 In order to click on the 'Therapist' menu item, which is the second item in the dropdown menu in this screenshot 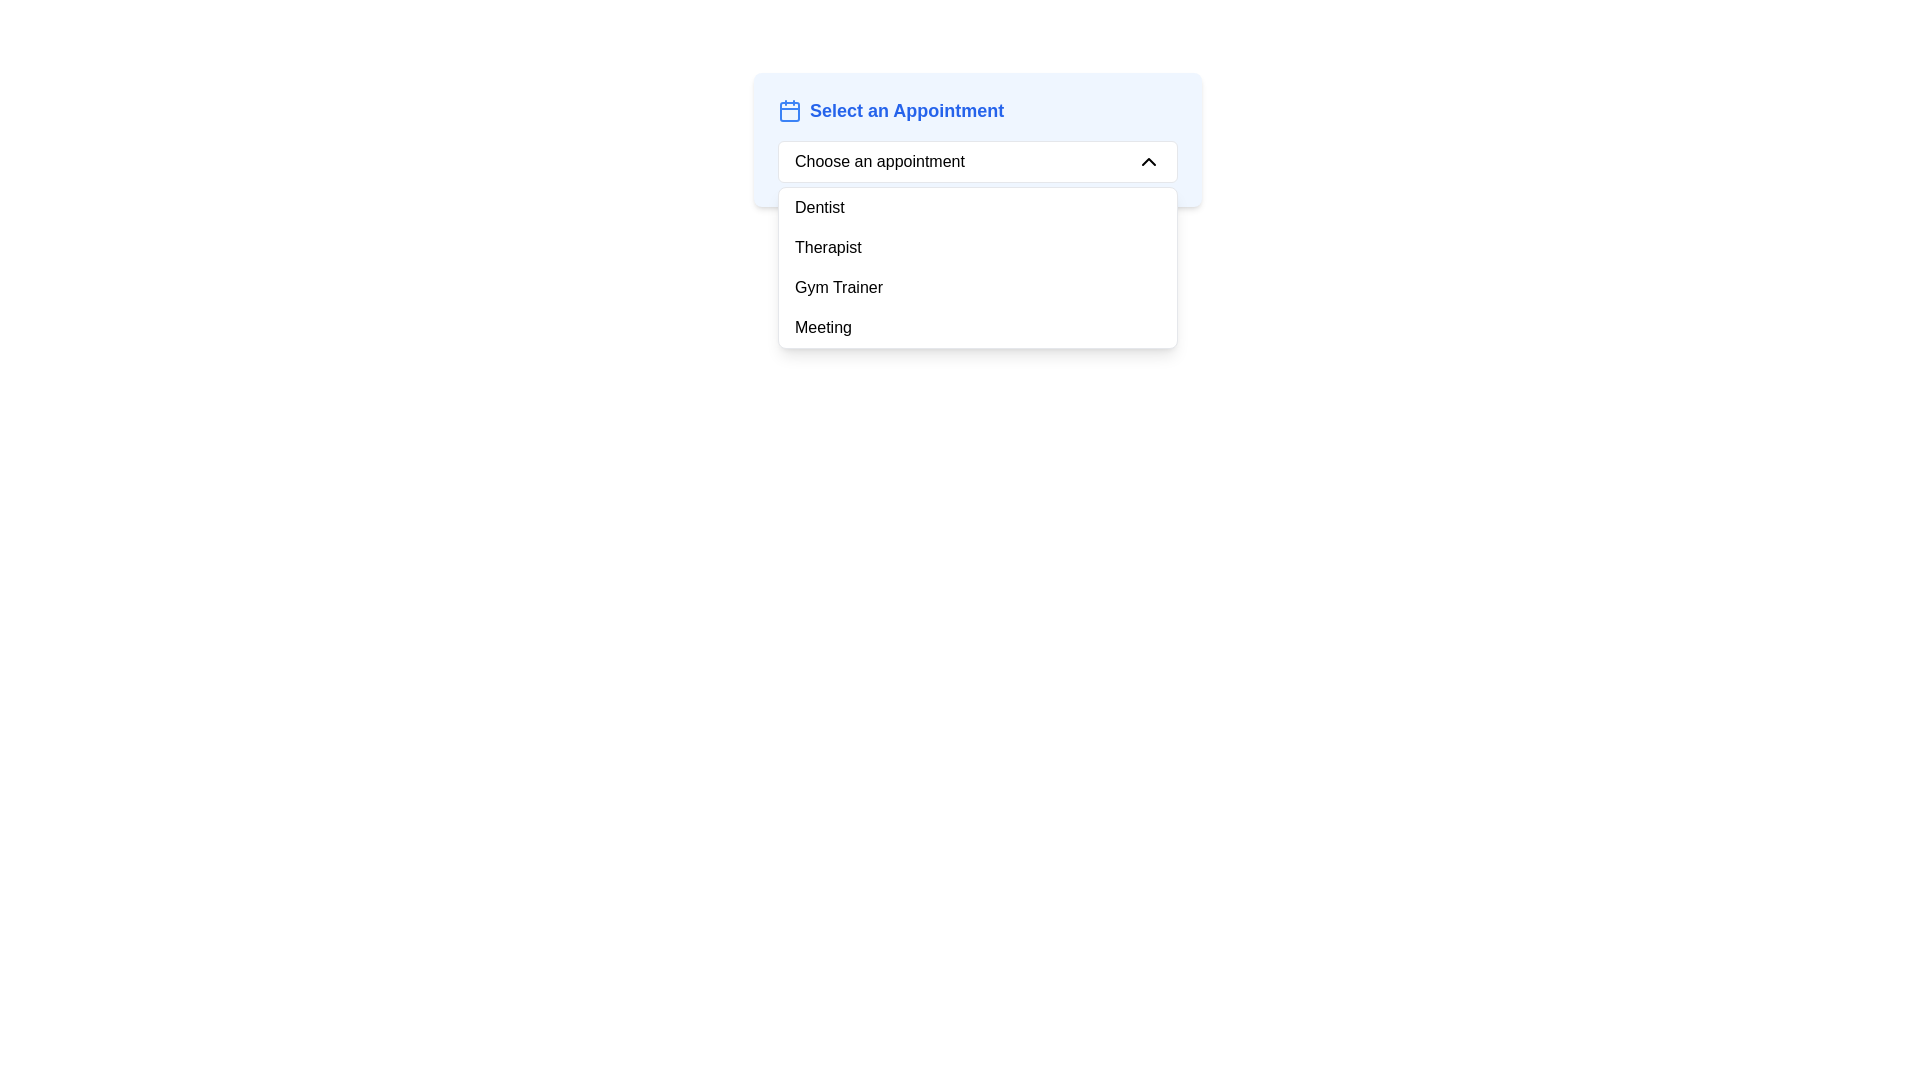, I will do `click(978, 246)`.